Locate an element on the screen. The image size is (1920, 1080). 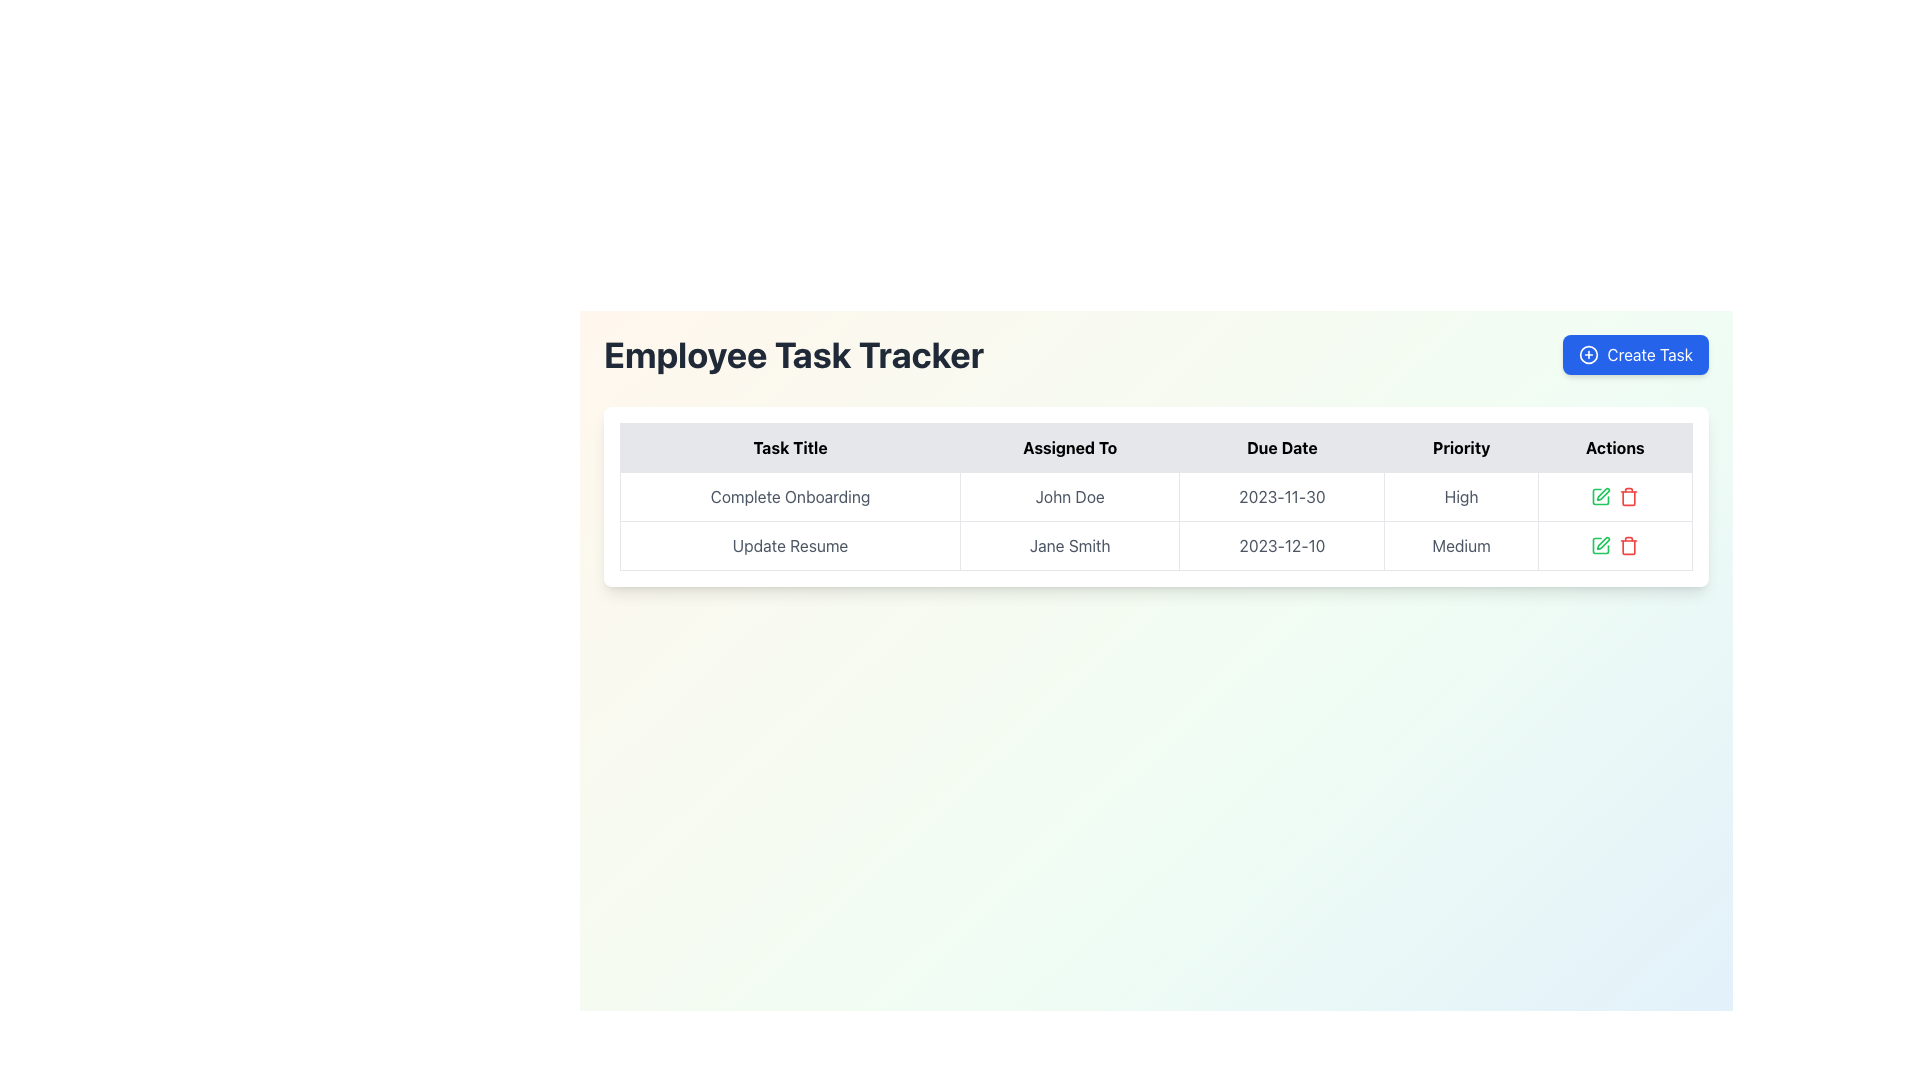
the left part of the square with a pen overlay icon located in the 'Actions' column of the second row next to the 'Update Resume' task in the 'Employee Task Tracker' interface is located at coordinates (1601, 496).